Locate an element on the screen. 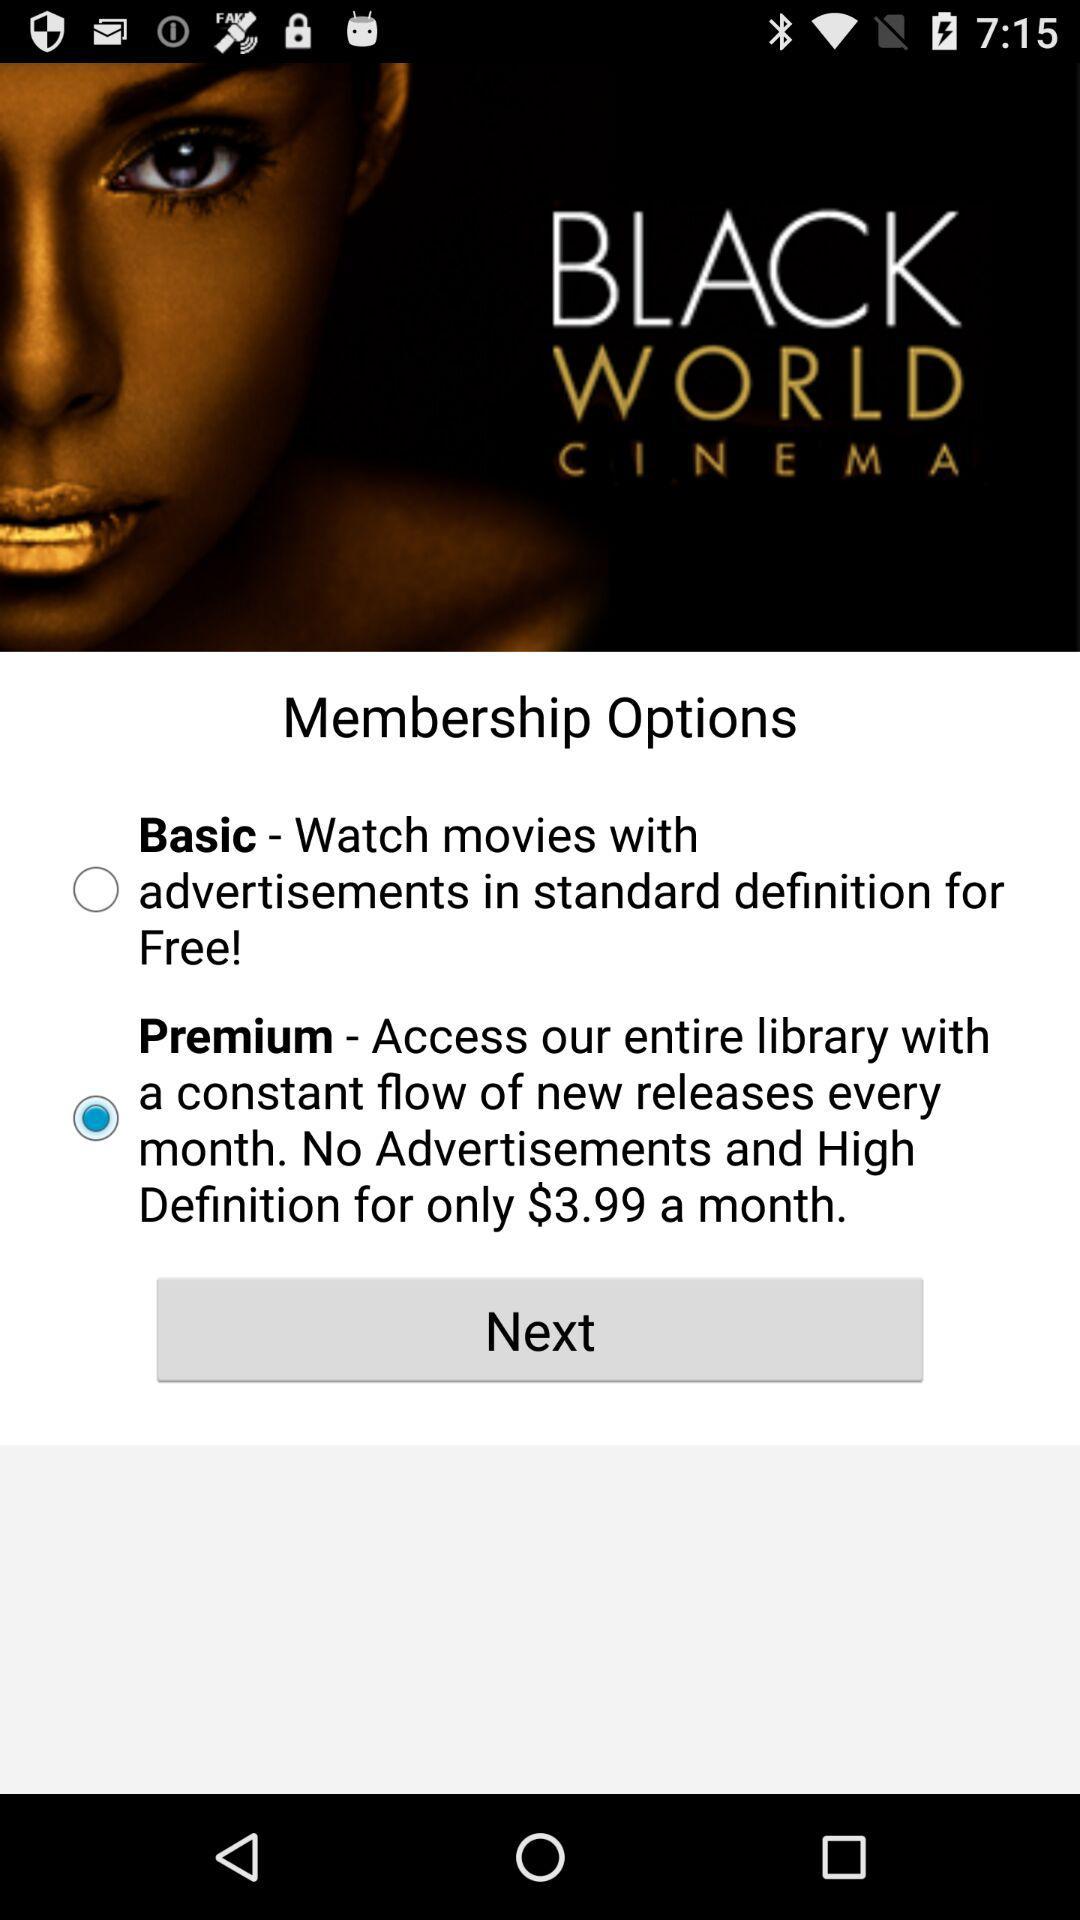 Image resolution: width=1080 pixels, height=1920 pixels. item below premium access our item is located at coordinates (540, 1329).